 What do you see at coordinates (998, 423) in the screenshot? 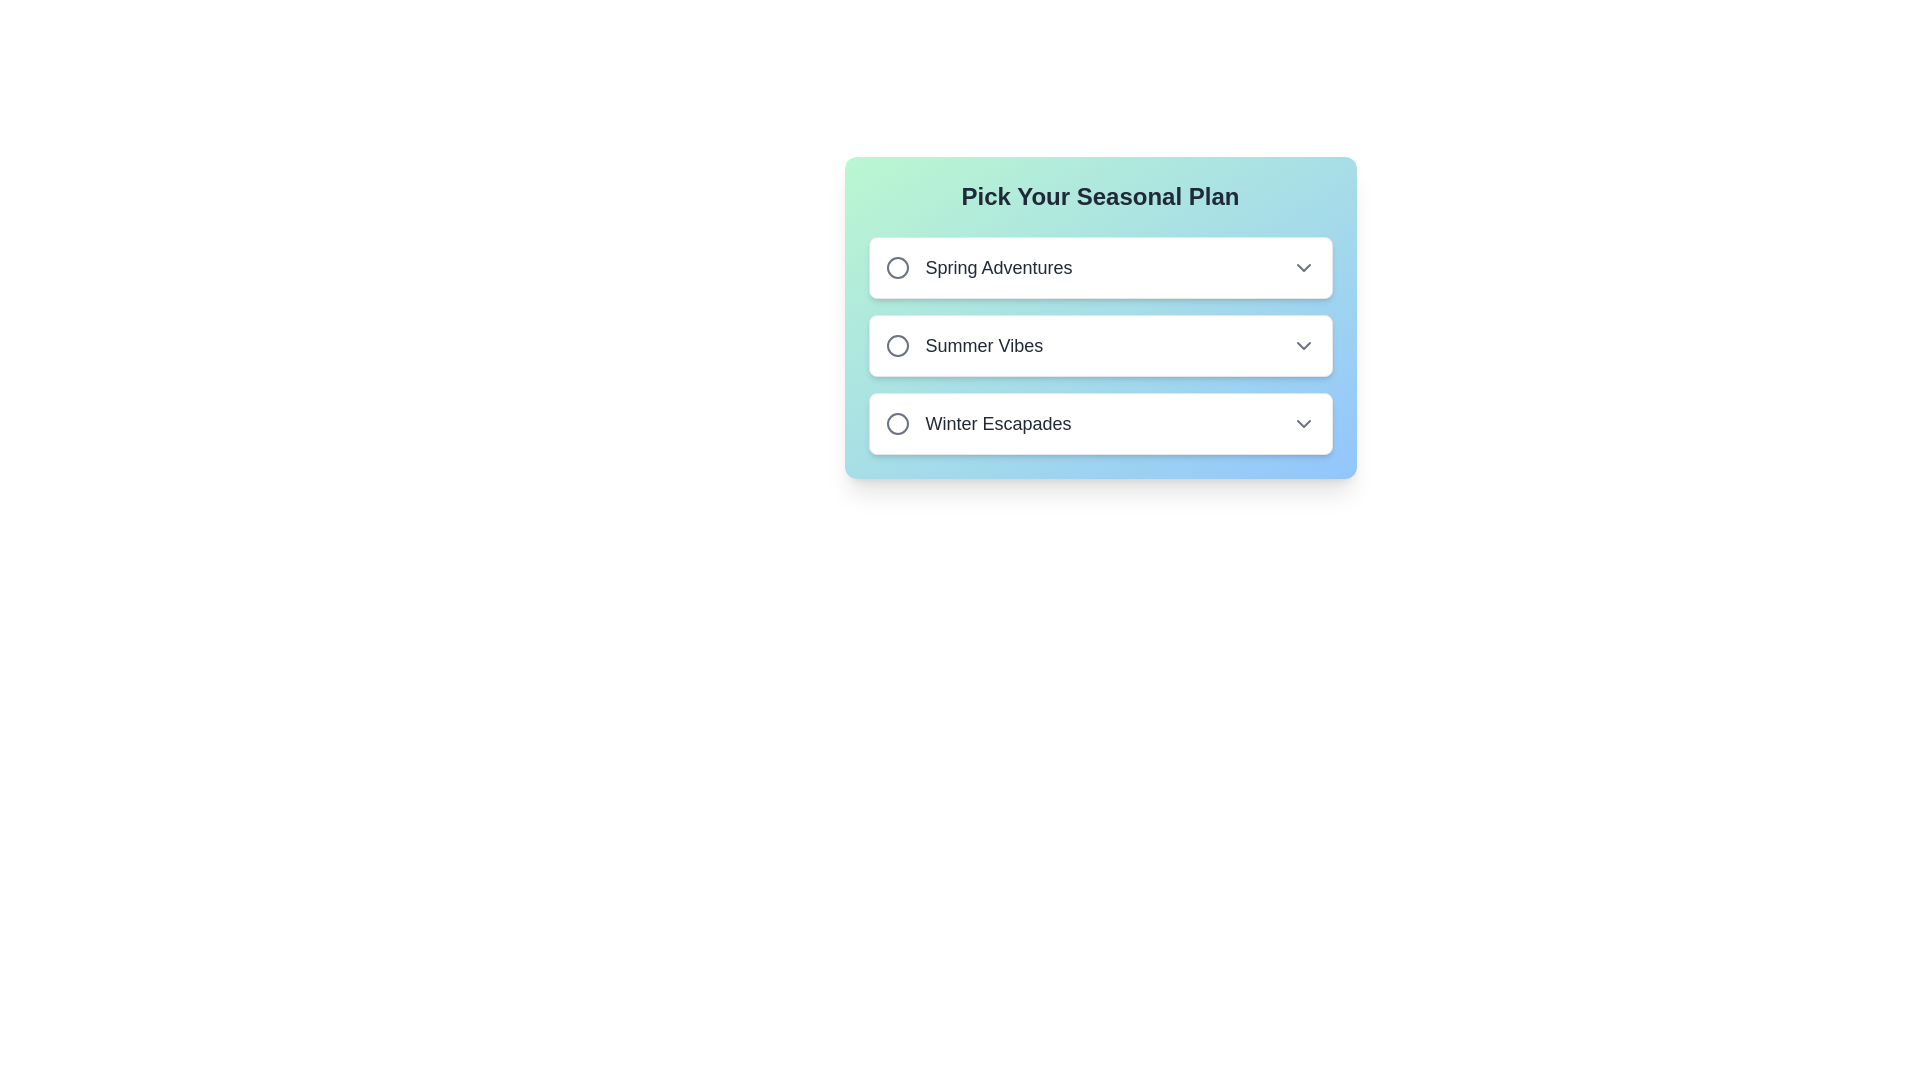
I see `the text label reading 'Winter Escapades', which is the third item in the vertical list under 'Pick Your Seasonal Plan', below 'Summer Vibes'` at bounding box center [998, 423].